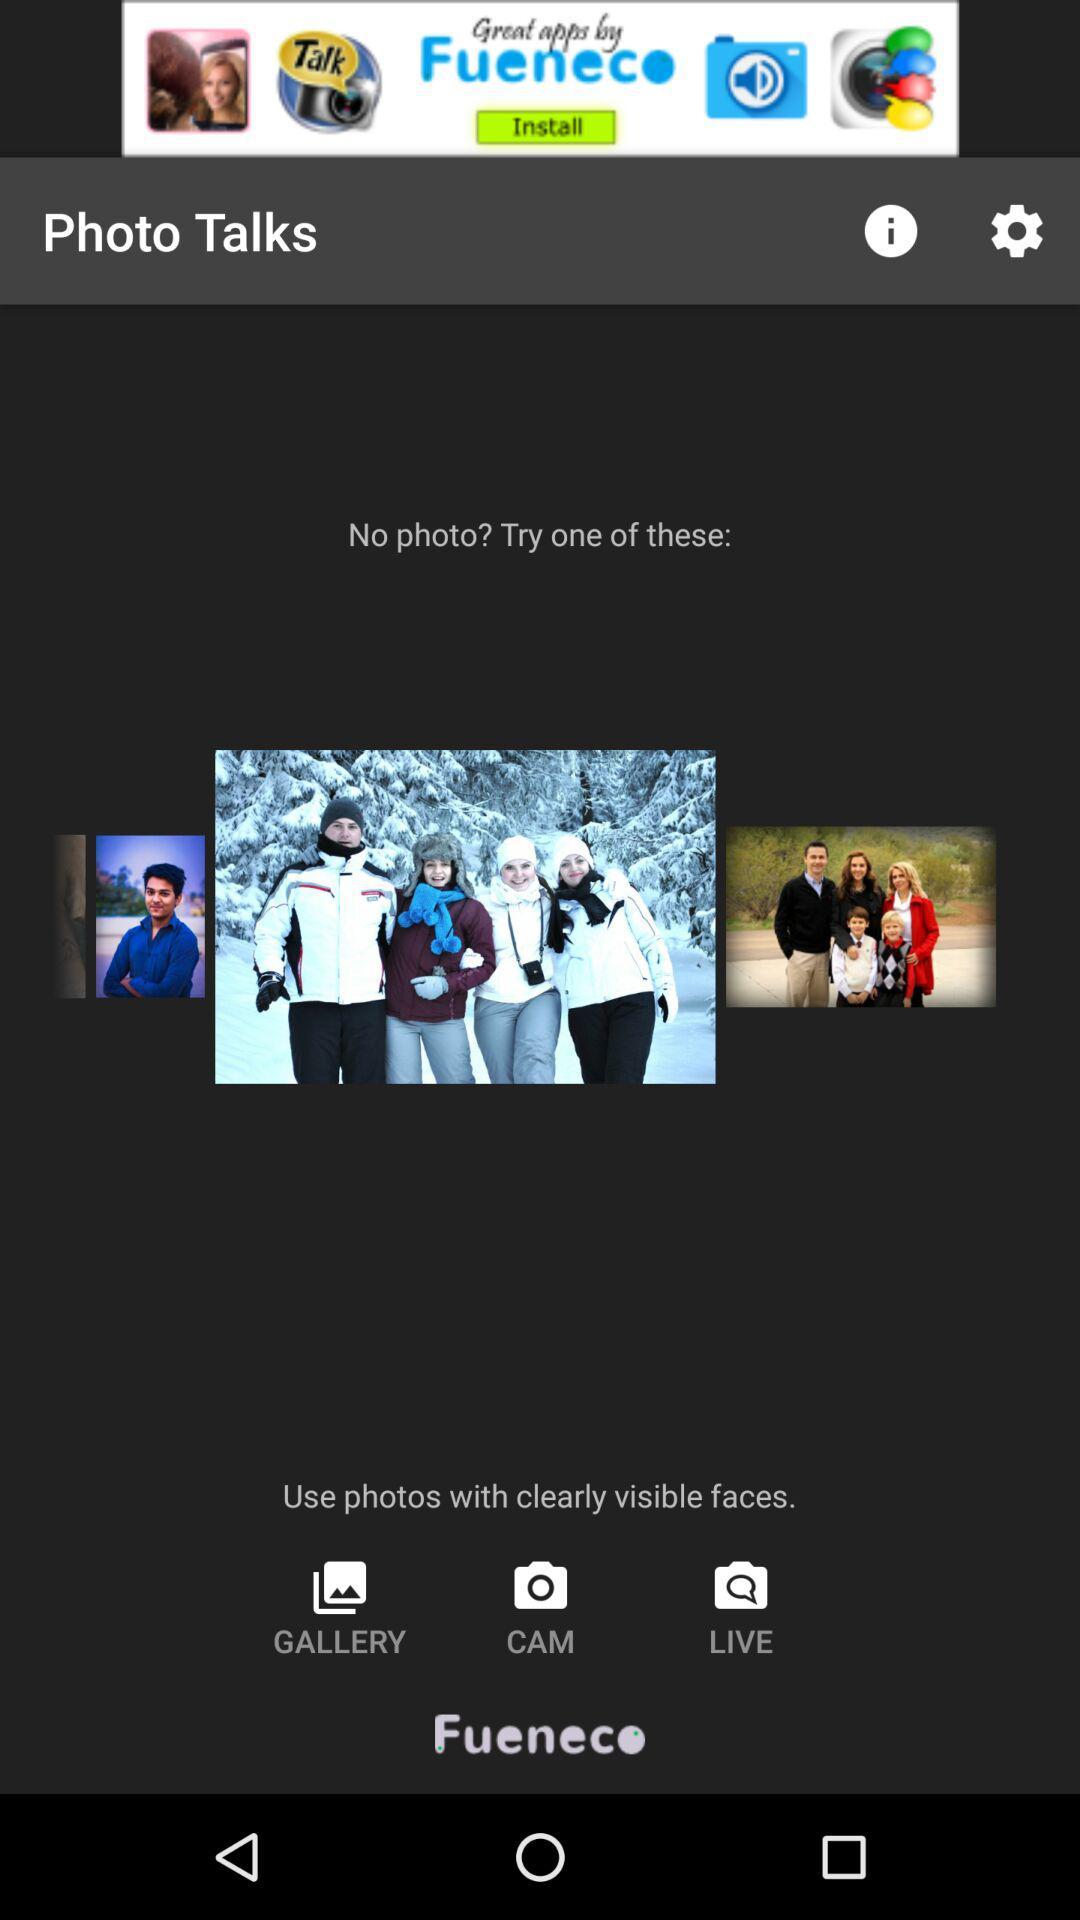  What do you see at coordinates (540, 1608) in the screenshot?
I see `camera icon` at bounding box center [540, 1608].